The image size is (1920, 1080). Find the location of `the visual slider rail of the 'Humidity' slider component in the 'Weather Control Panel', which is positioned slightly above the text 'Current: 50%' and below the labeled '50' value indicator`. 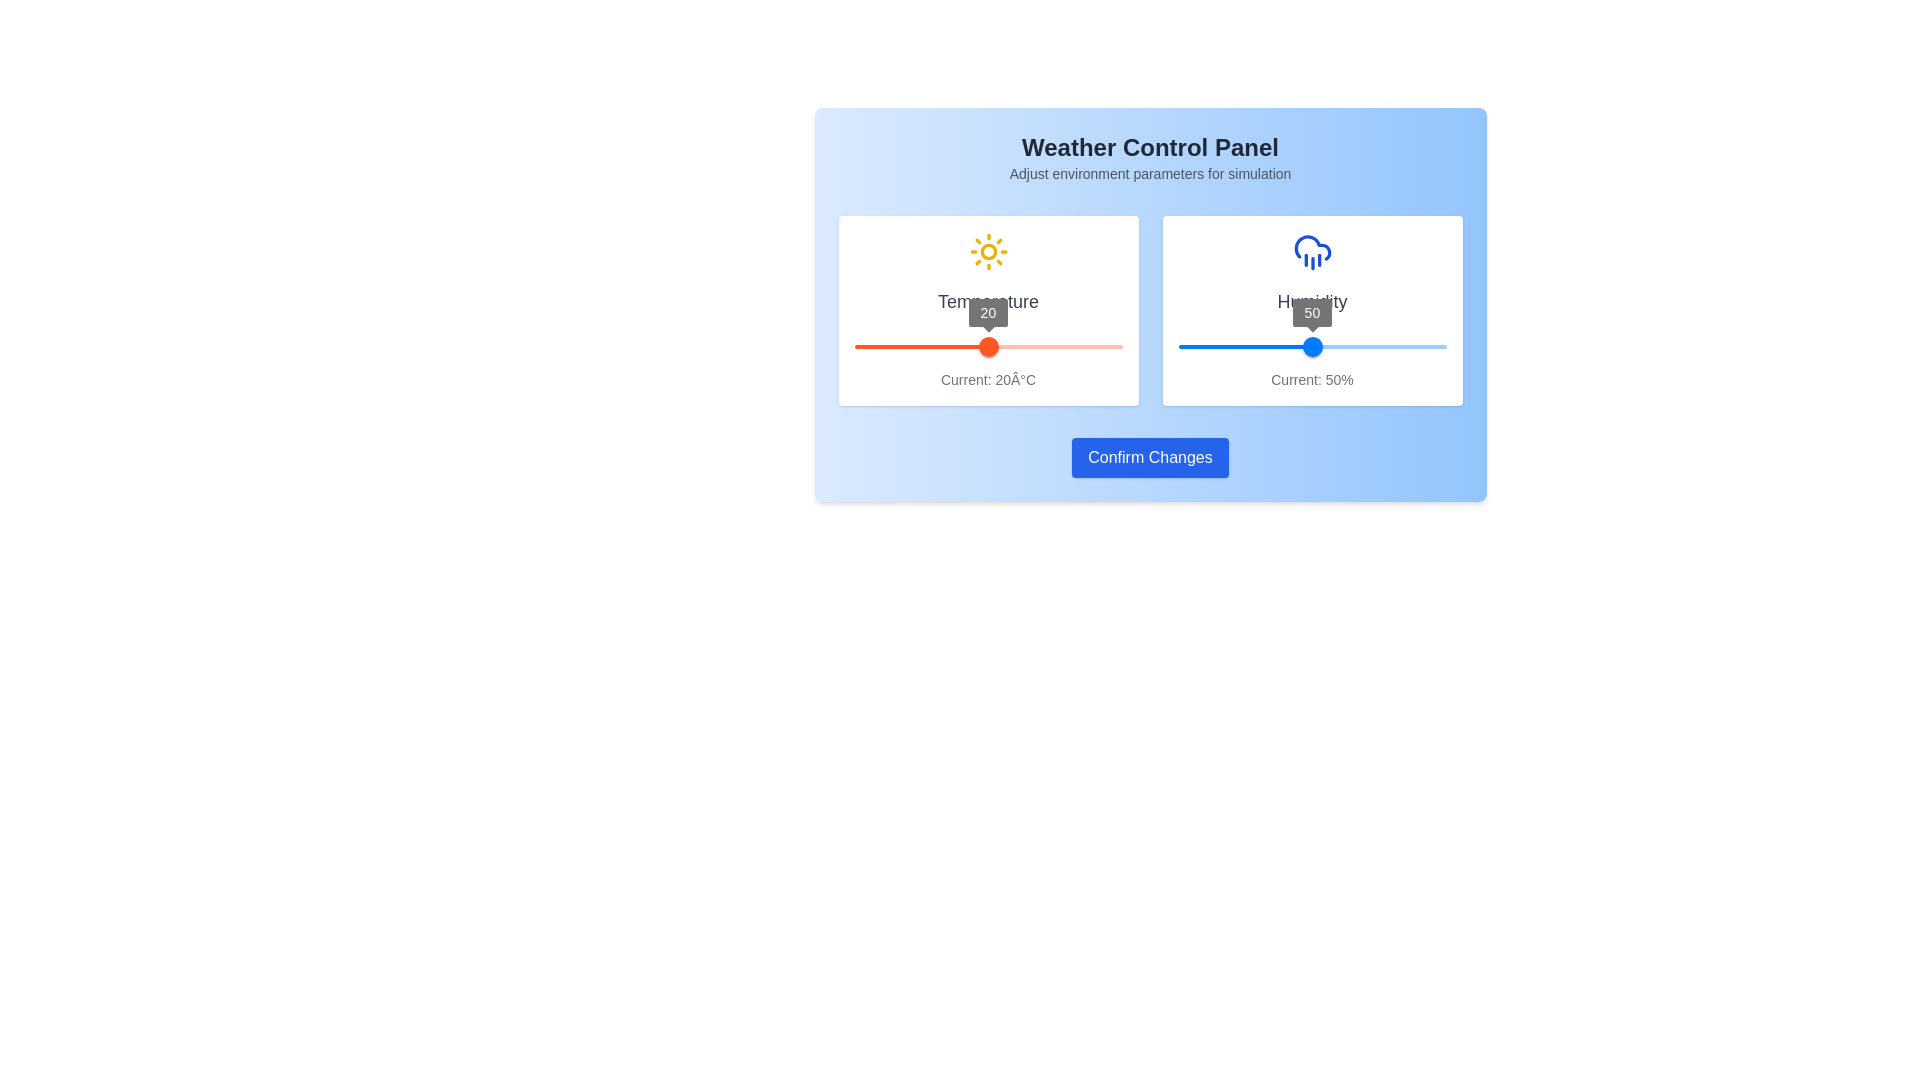

the visual slider rail of the 'Humidity' slider component in the 'Weather Control Panel', which is positioned slightly above the text 'Current: 50%' and below the labeled '50' value indicator is located at coordinates (1312, 346).